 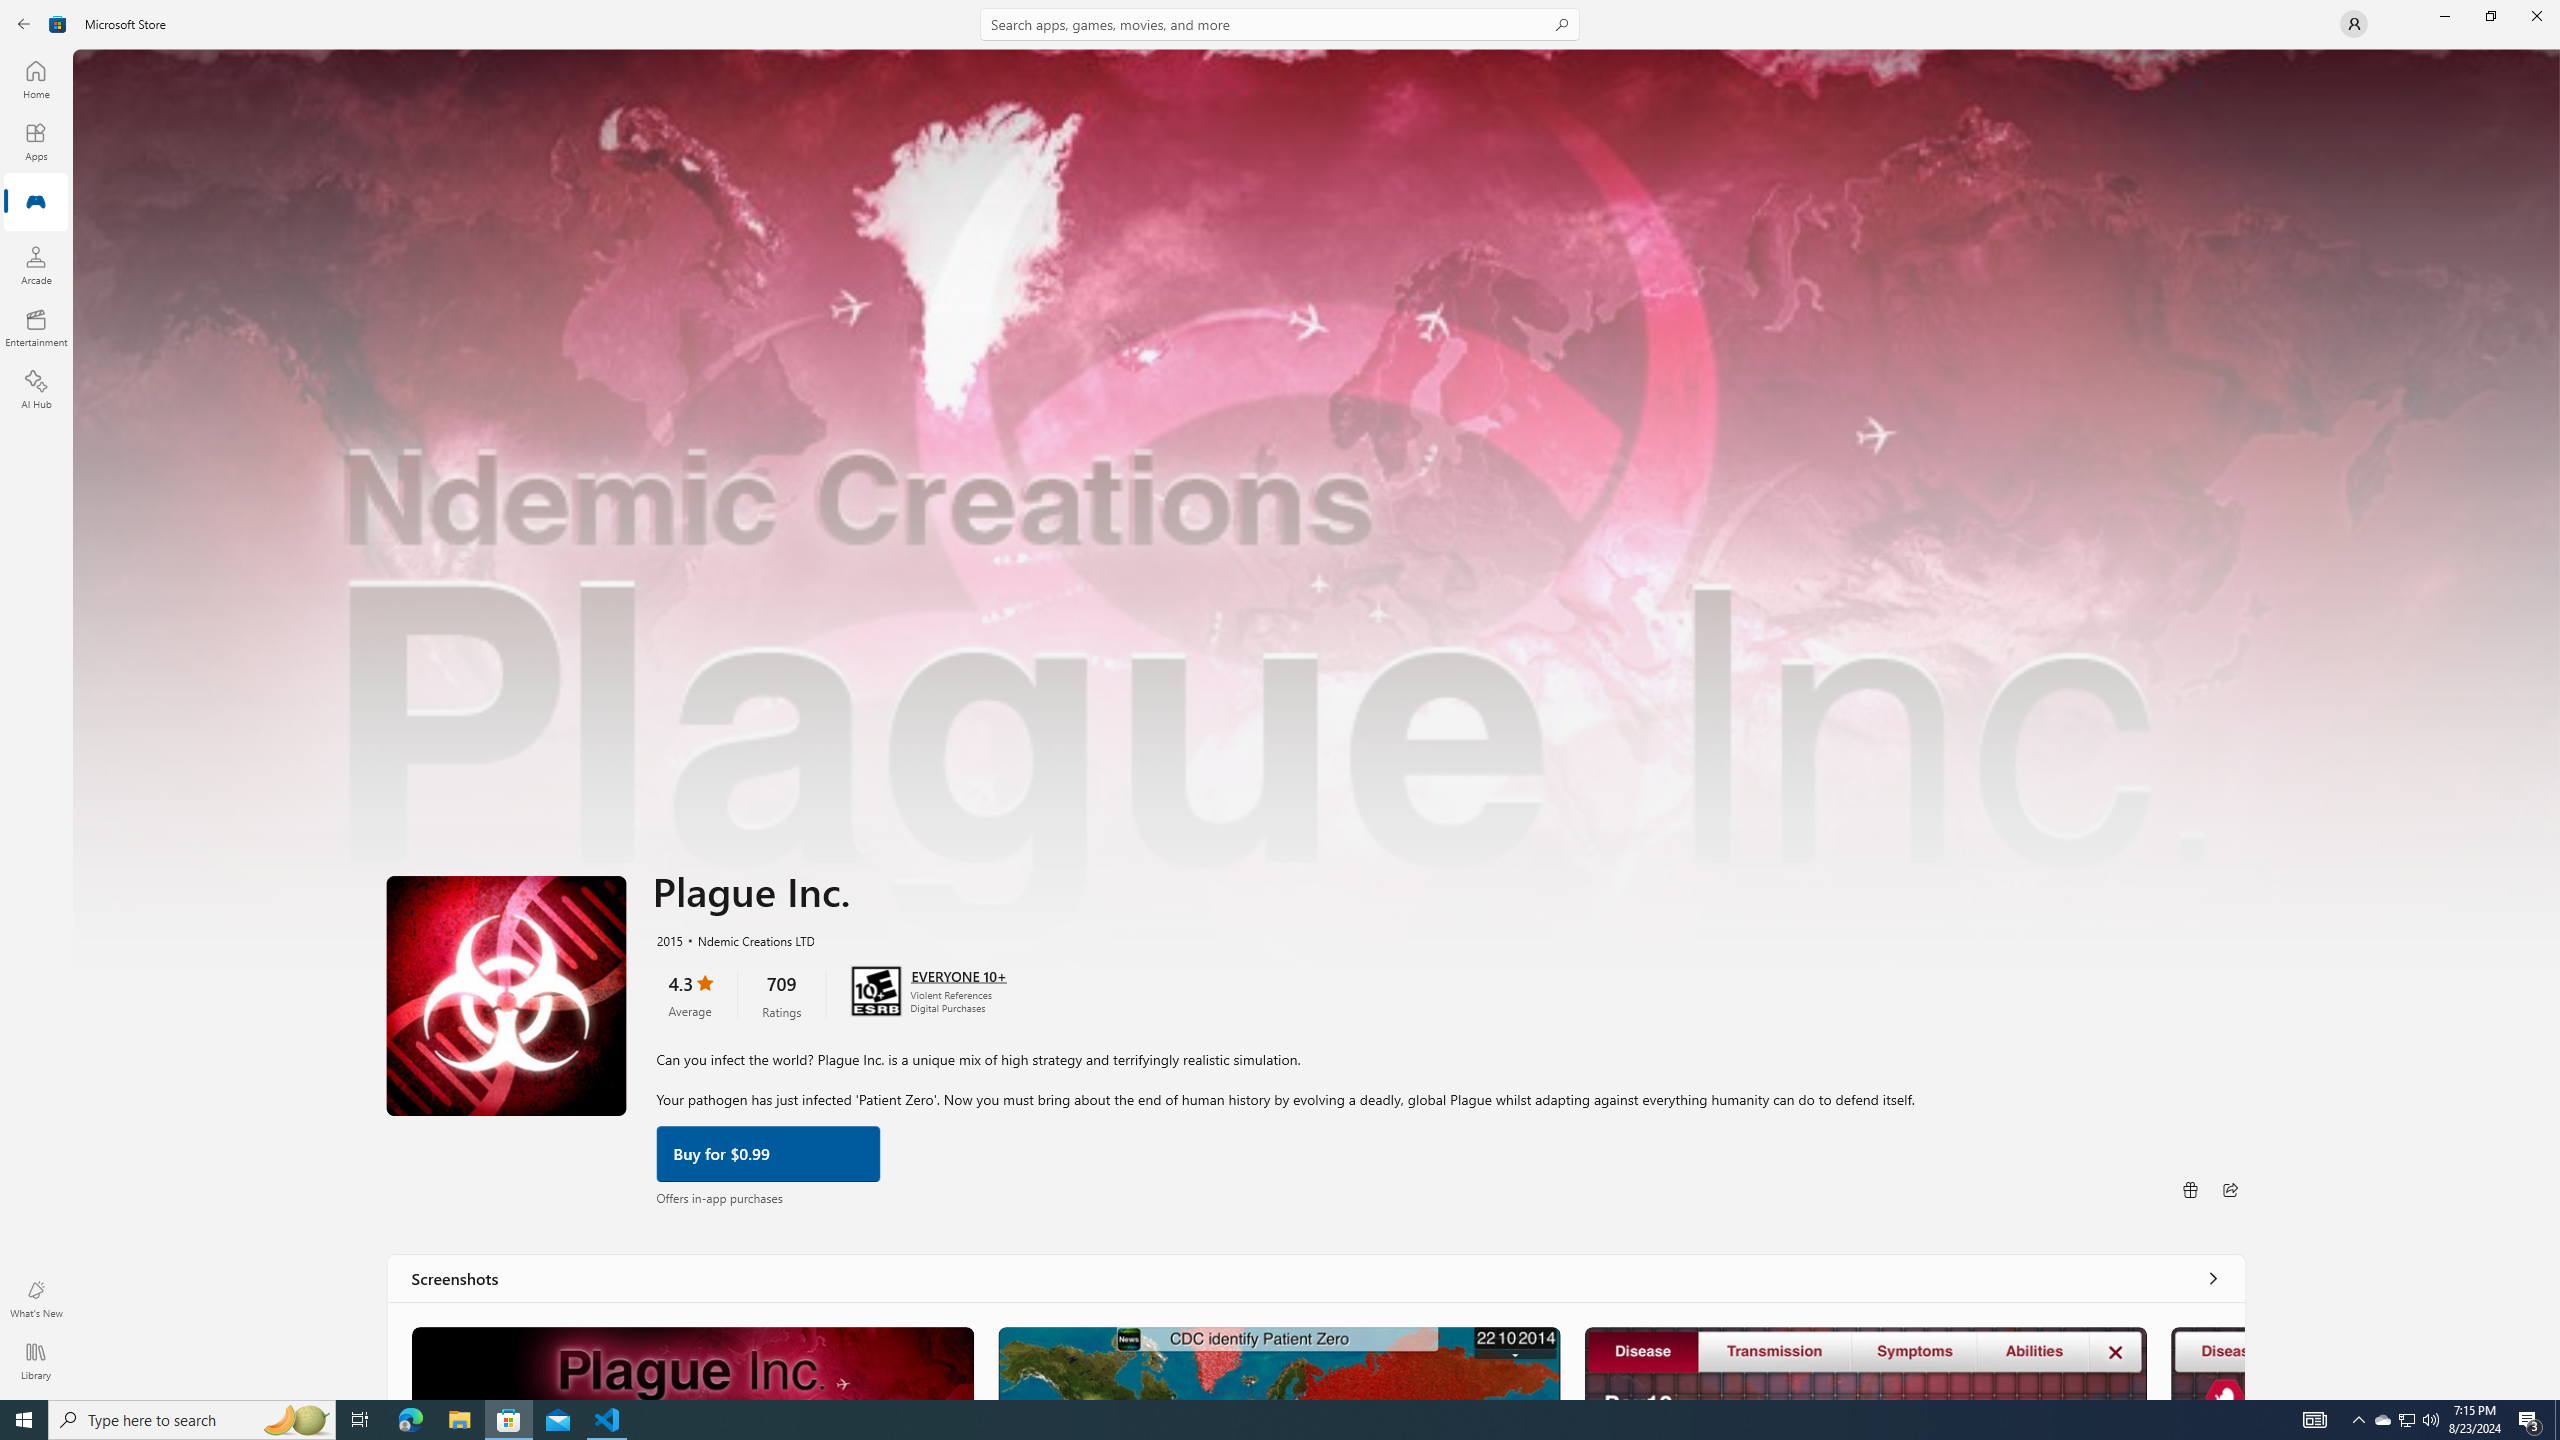 What do you see at coordinates (746, 938) in the screenshot?
I see `'Ndemic Creations LTD'` at bounding box center [746, 938].